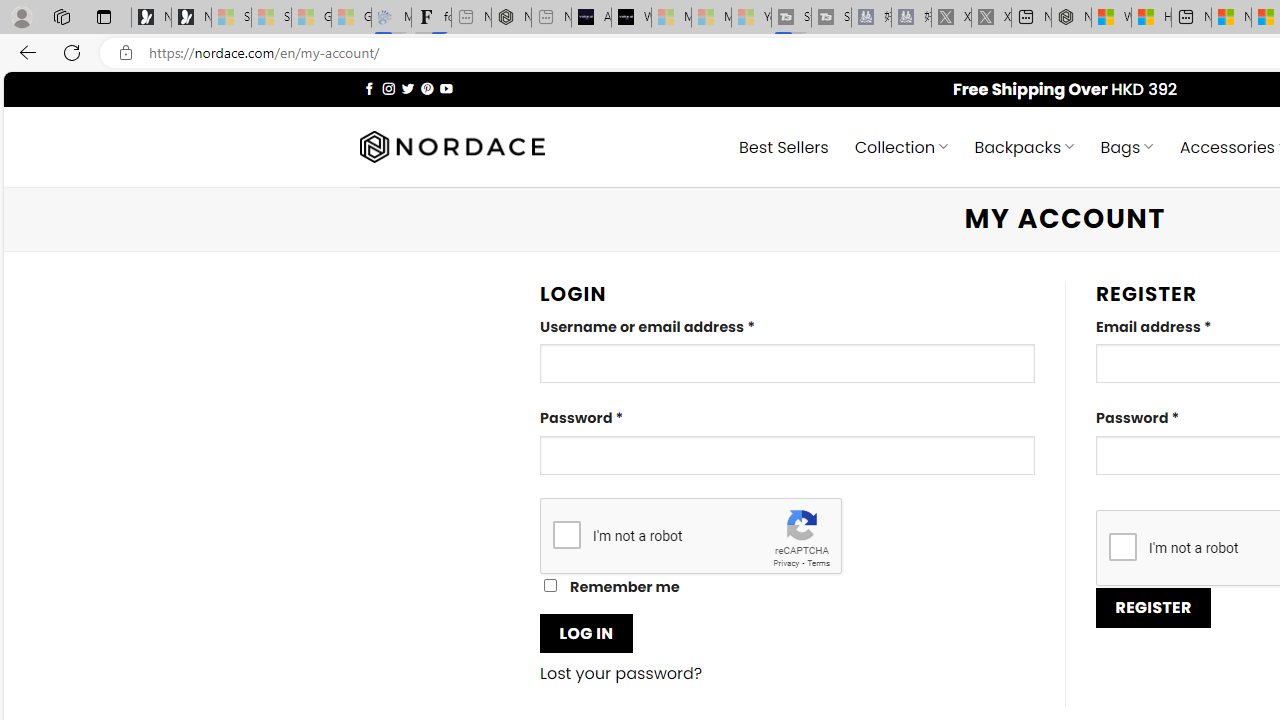 The height and width of the screenshot is (720, 1280). What do you see at coordinates (1122, 546) in the screenshot?
I see `'I'` at bounding box center [1122, 546].